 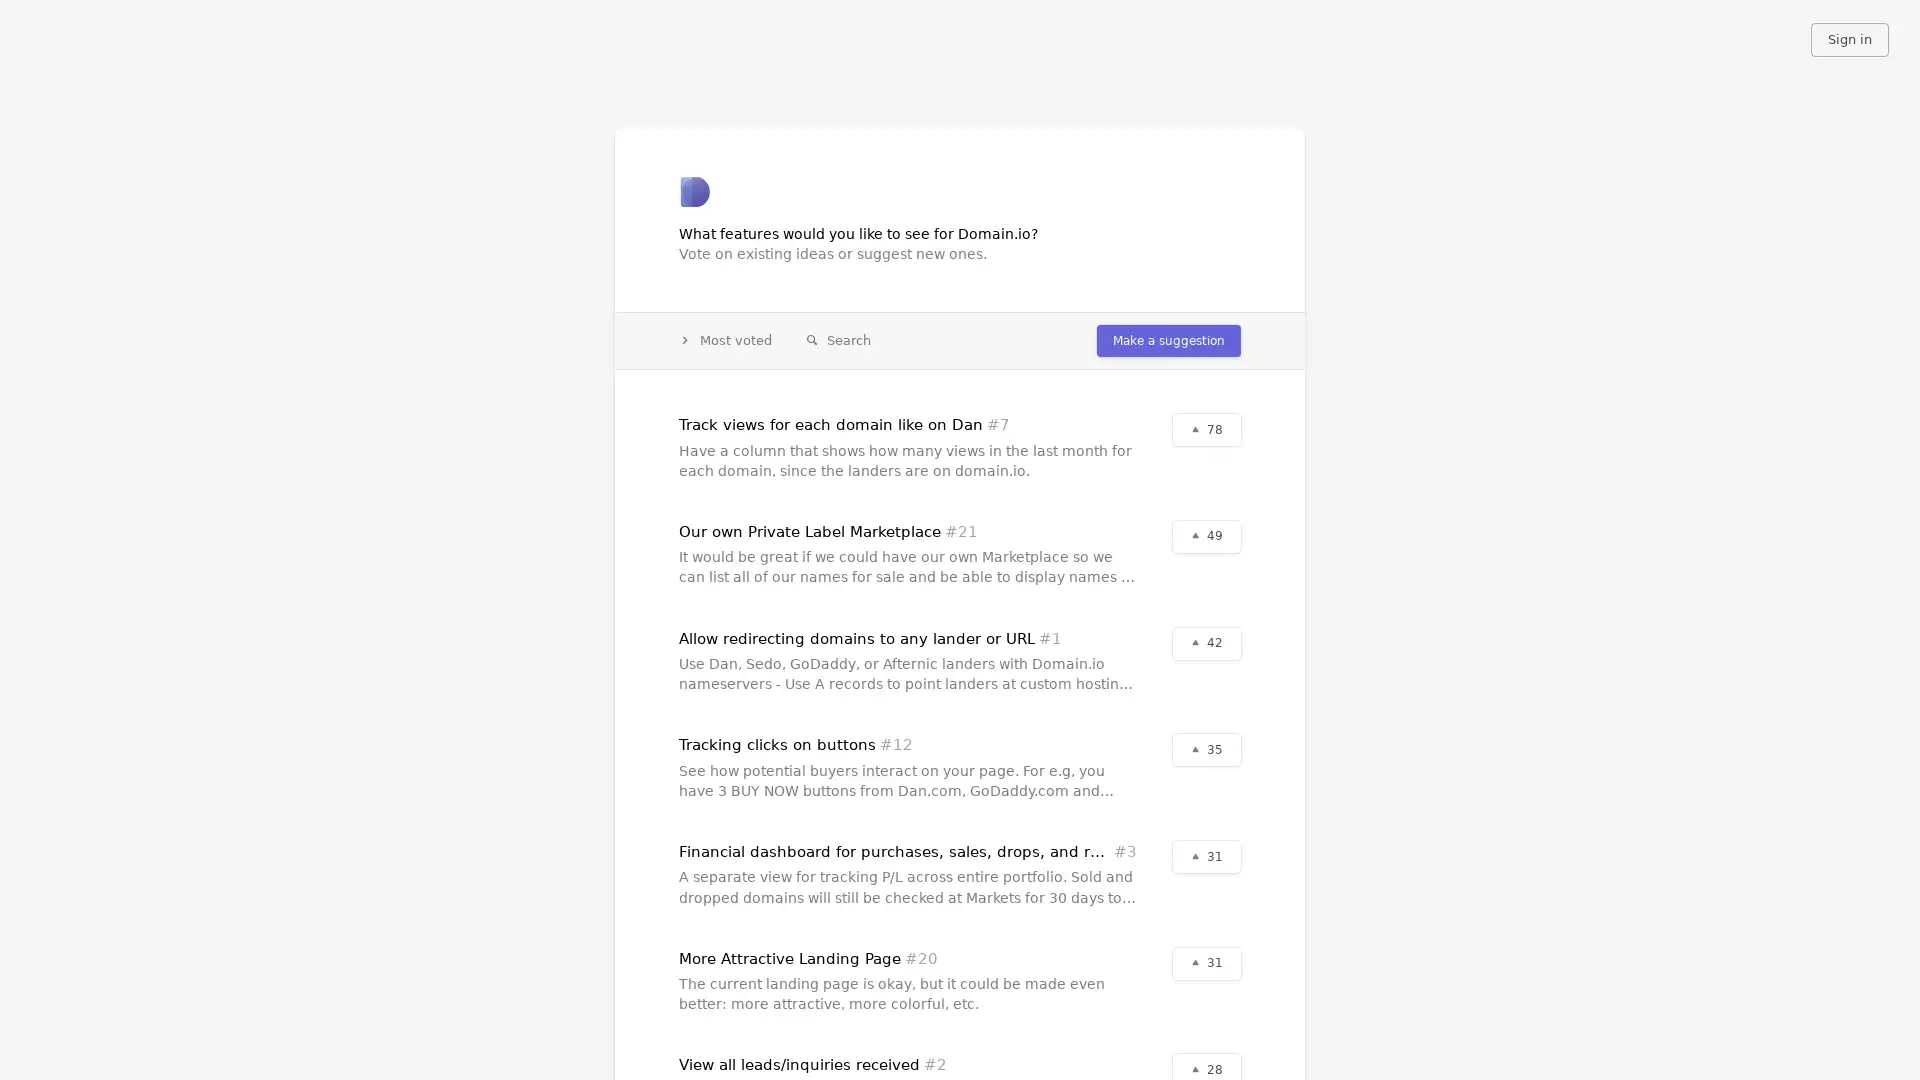 I want to click on 42, so click(x=1205, y=643).